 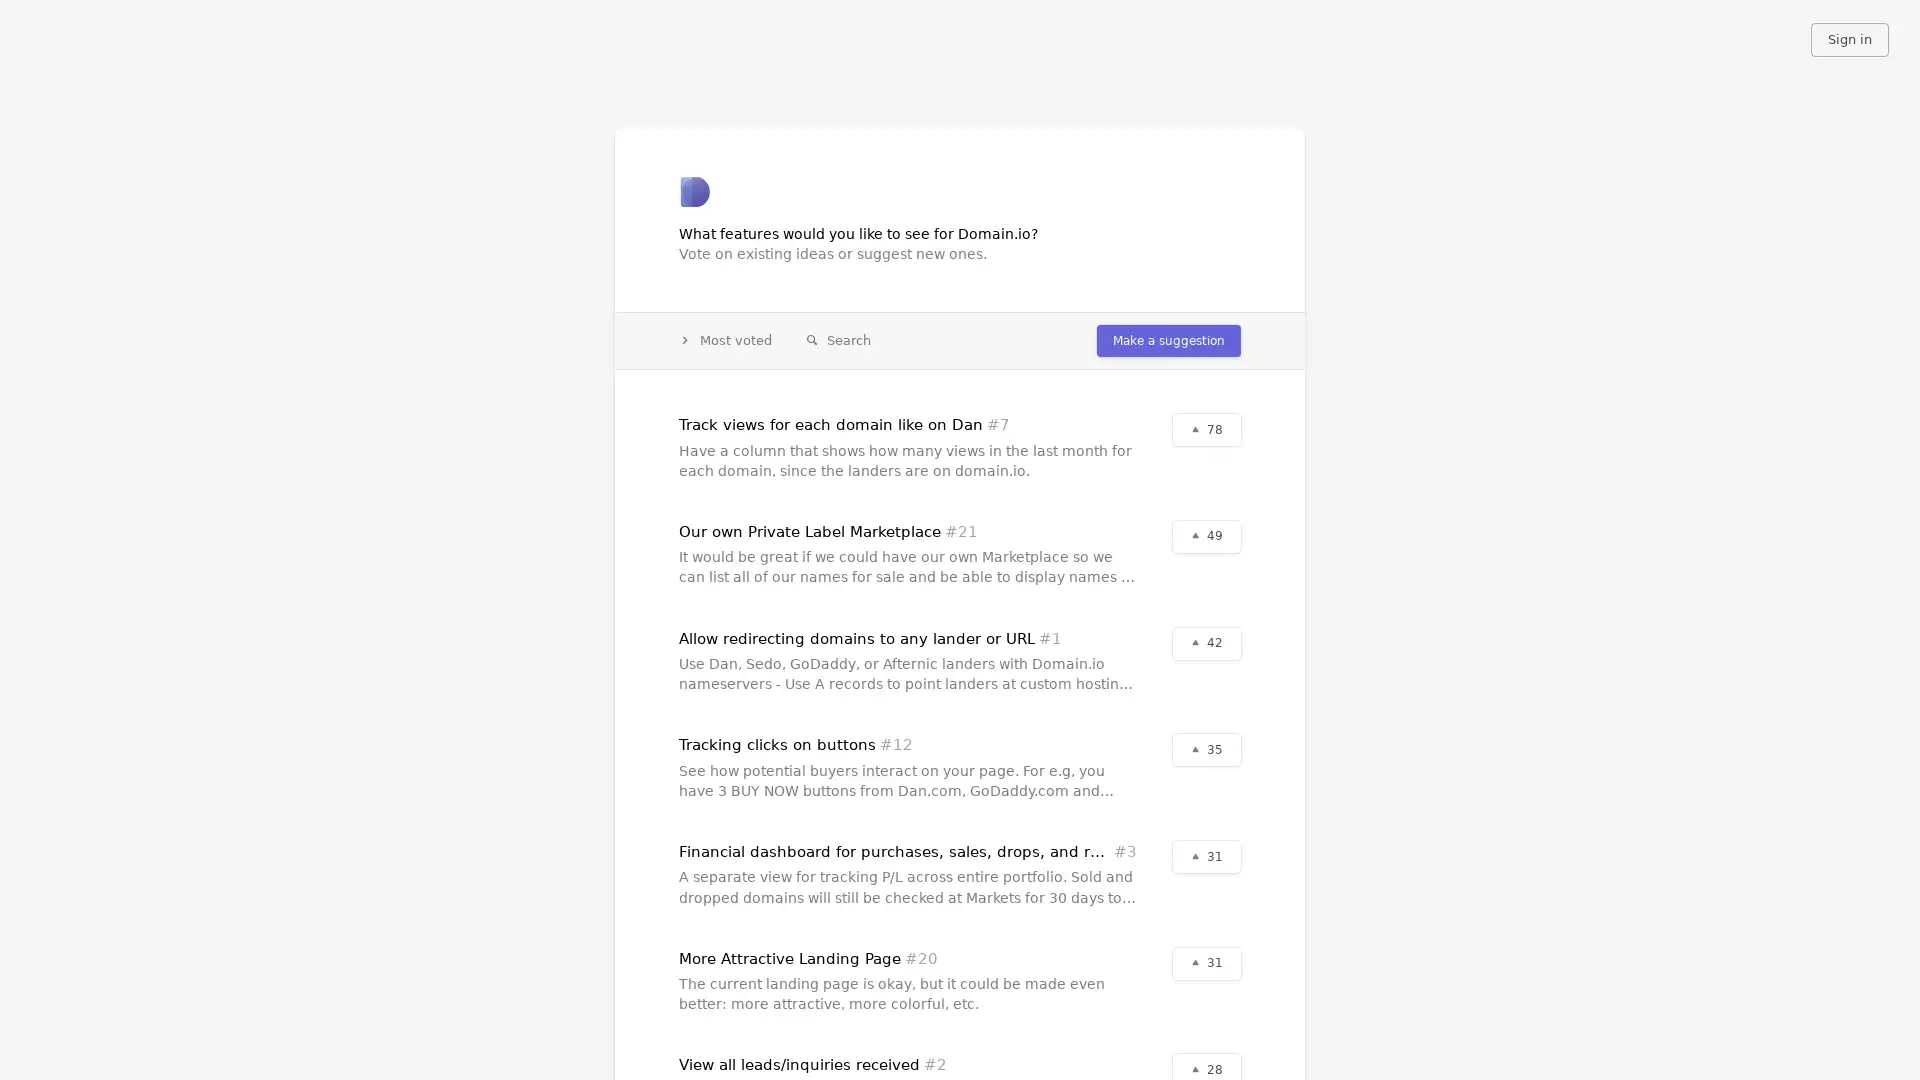 I want to click on 42, so click(x=1205, y=643).